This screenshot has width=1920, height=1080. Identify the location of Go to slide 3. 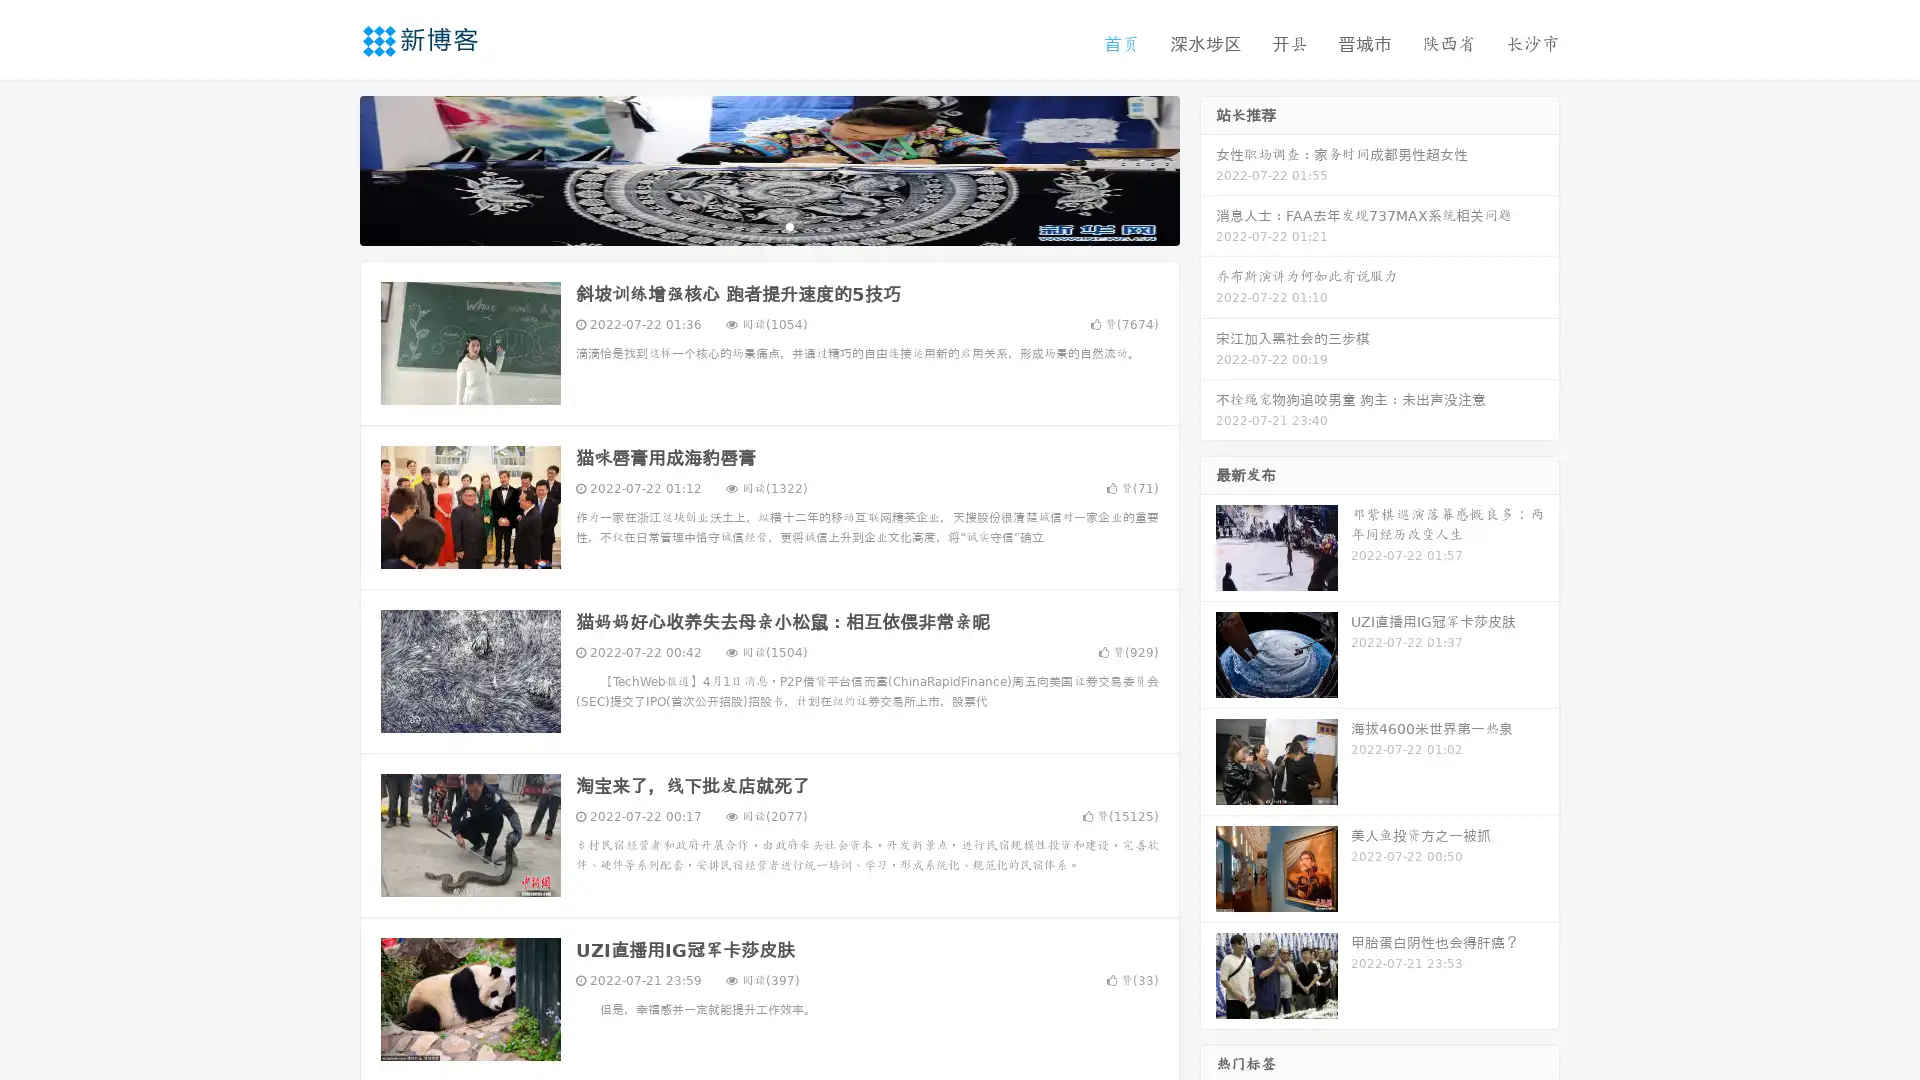
(789, 225).